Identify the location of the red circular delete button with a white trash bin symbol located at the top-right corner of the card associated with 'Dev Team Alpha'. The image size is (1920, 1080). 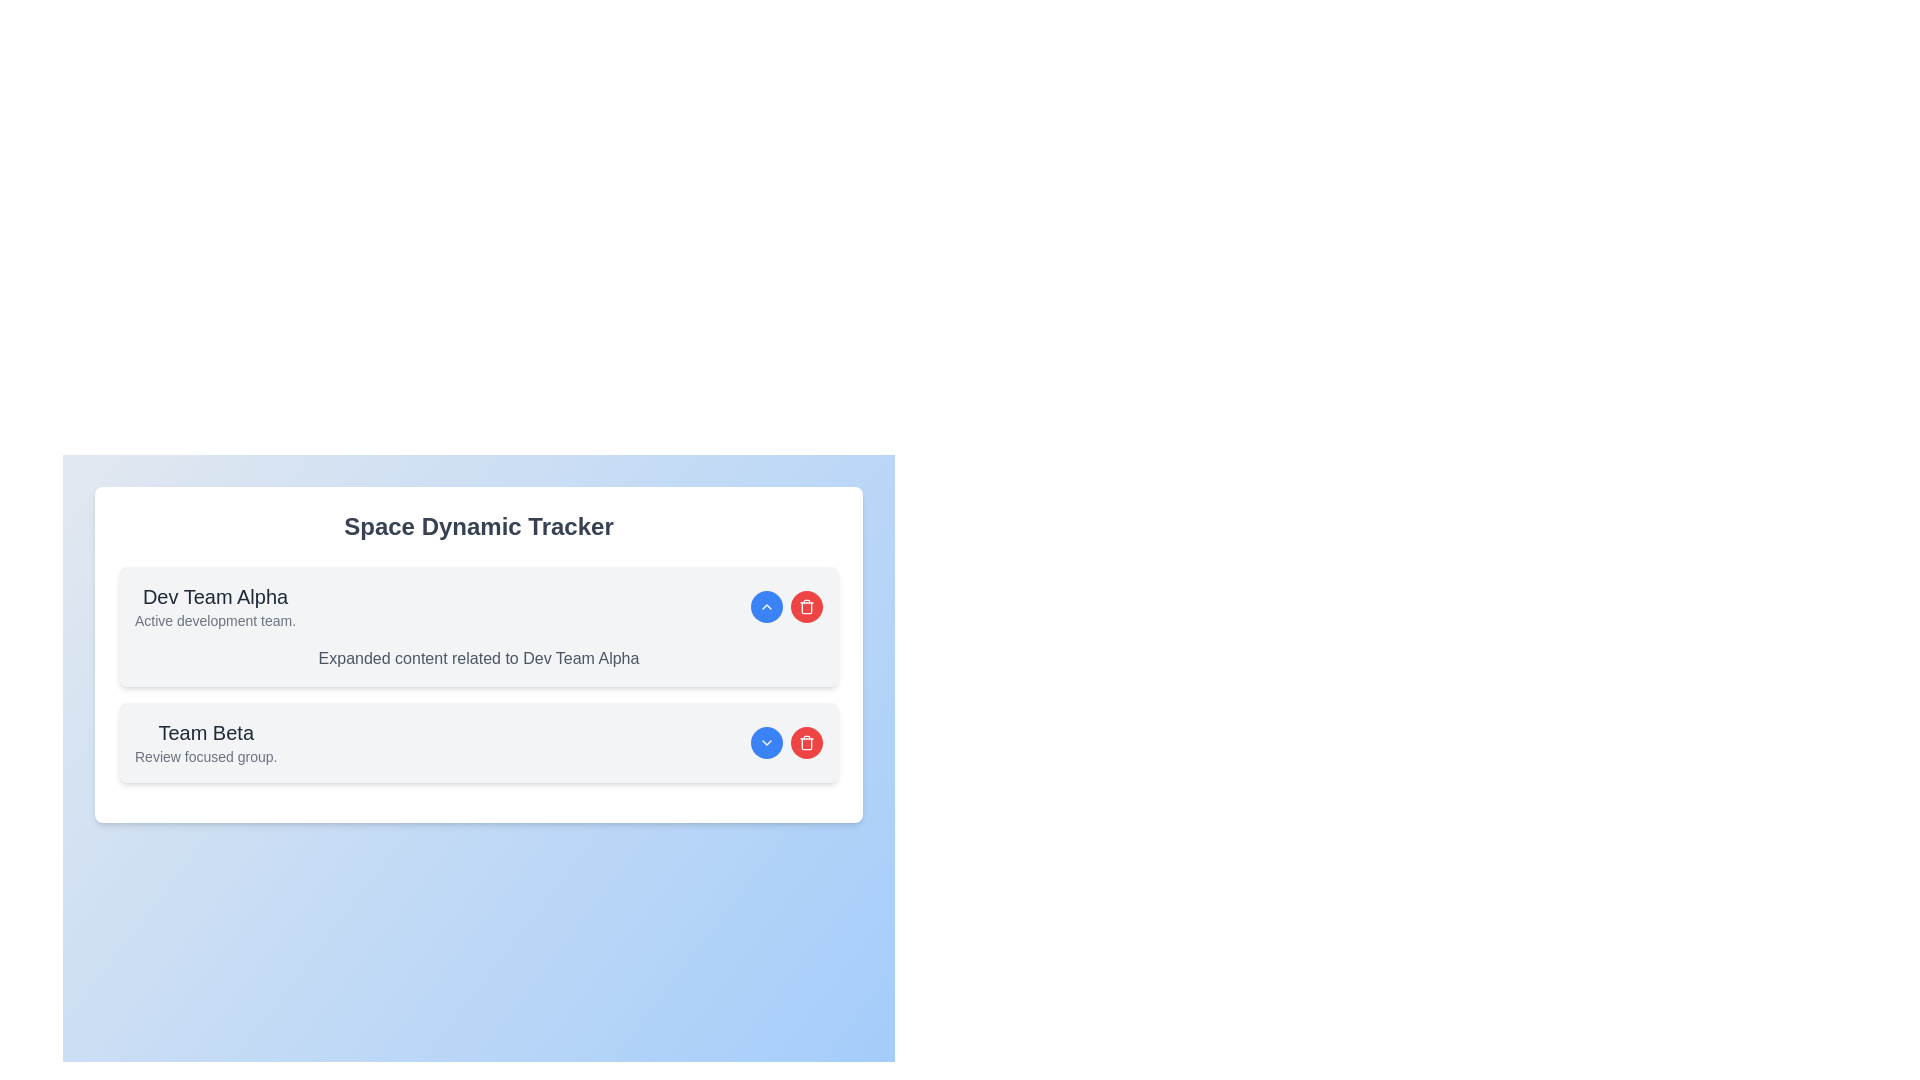
(806, 743).